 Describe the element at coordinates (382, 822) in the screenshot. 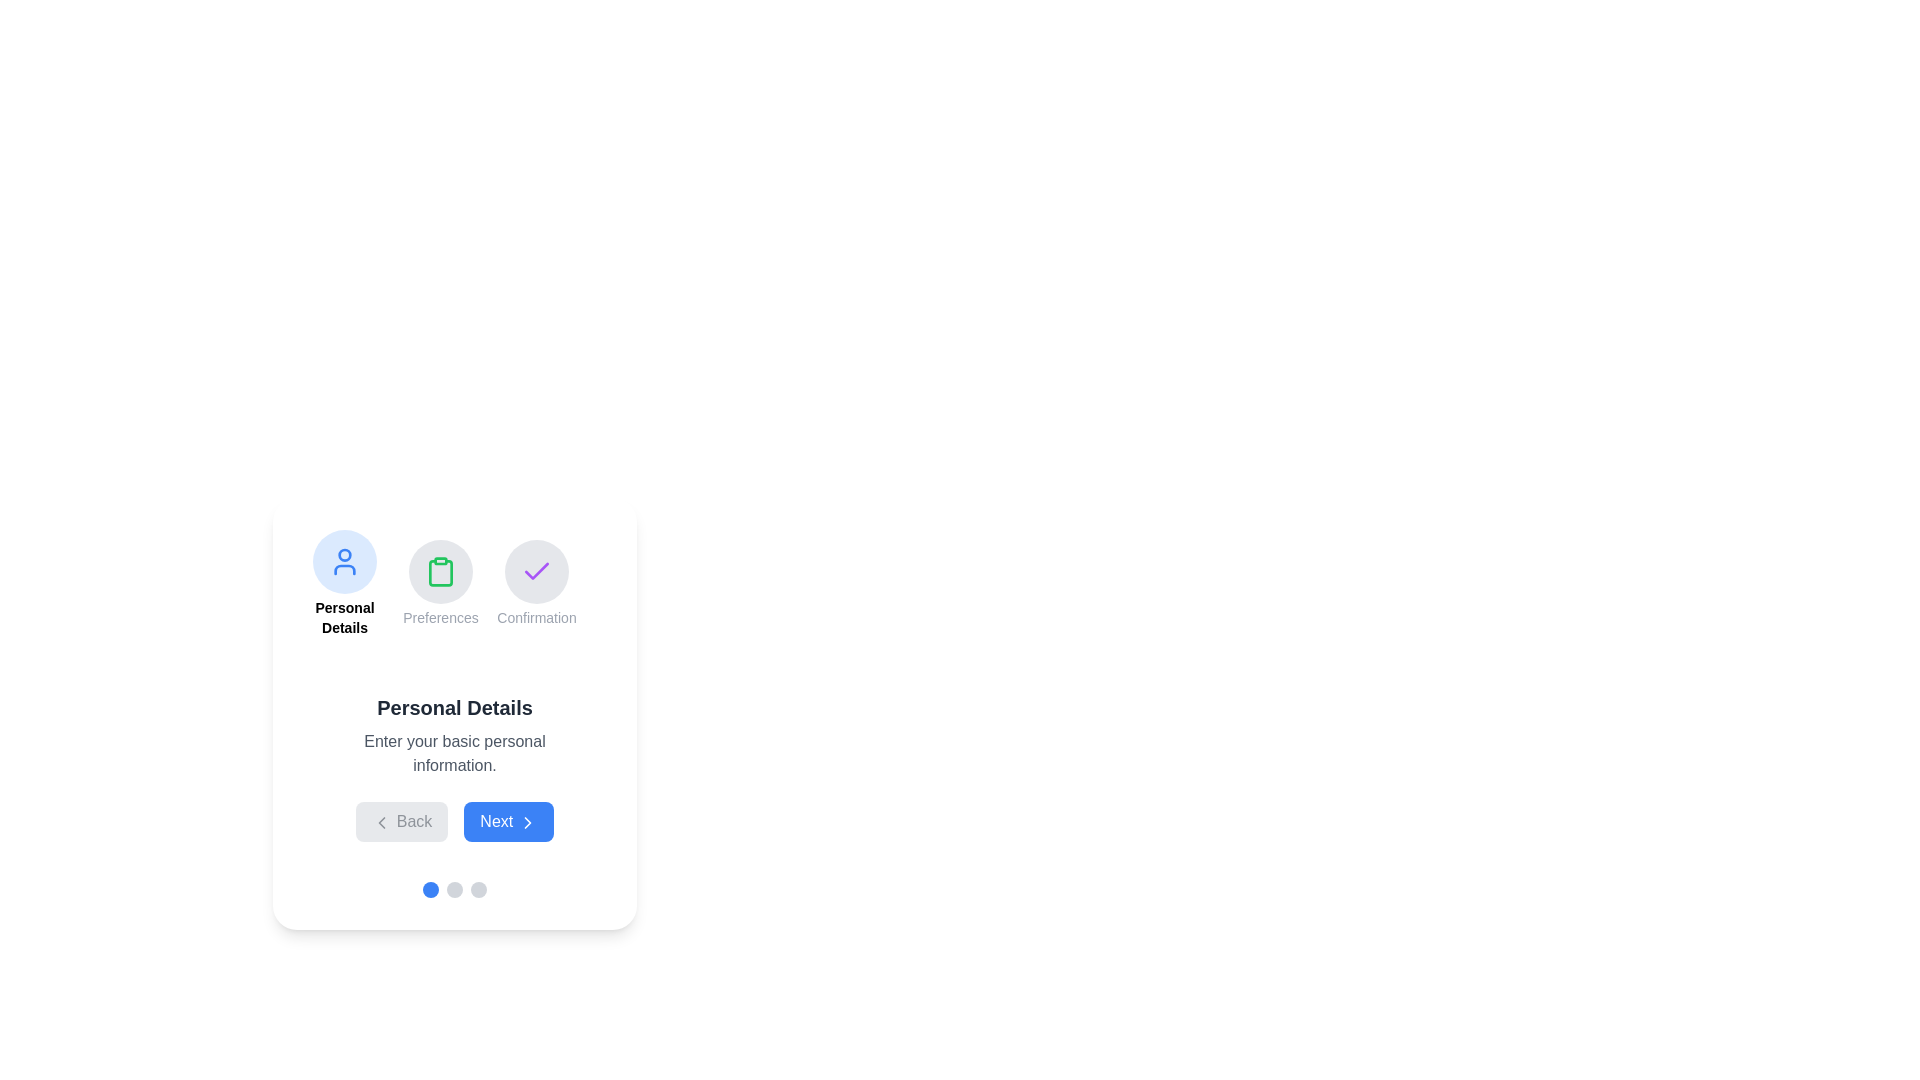

I see `the decorative chevron icon pointing to the left, which is located near the left edge of the 'Back' button` at that location.